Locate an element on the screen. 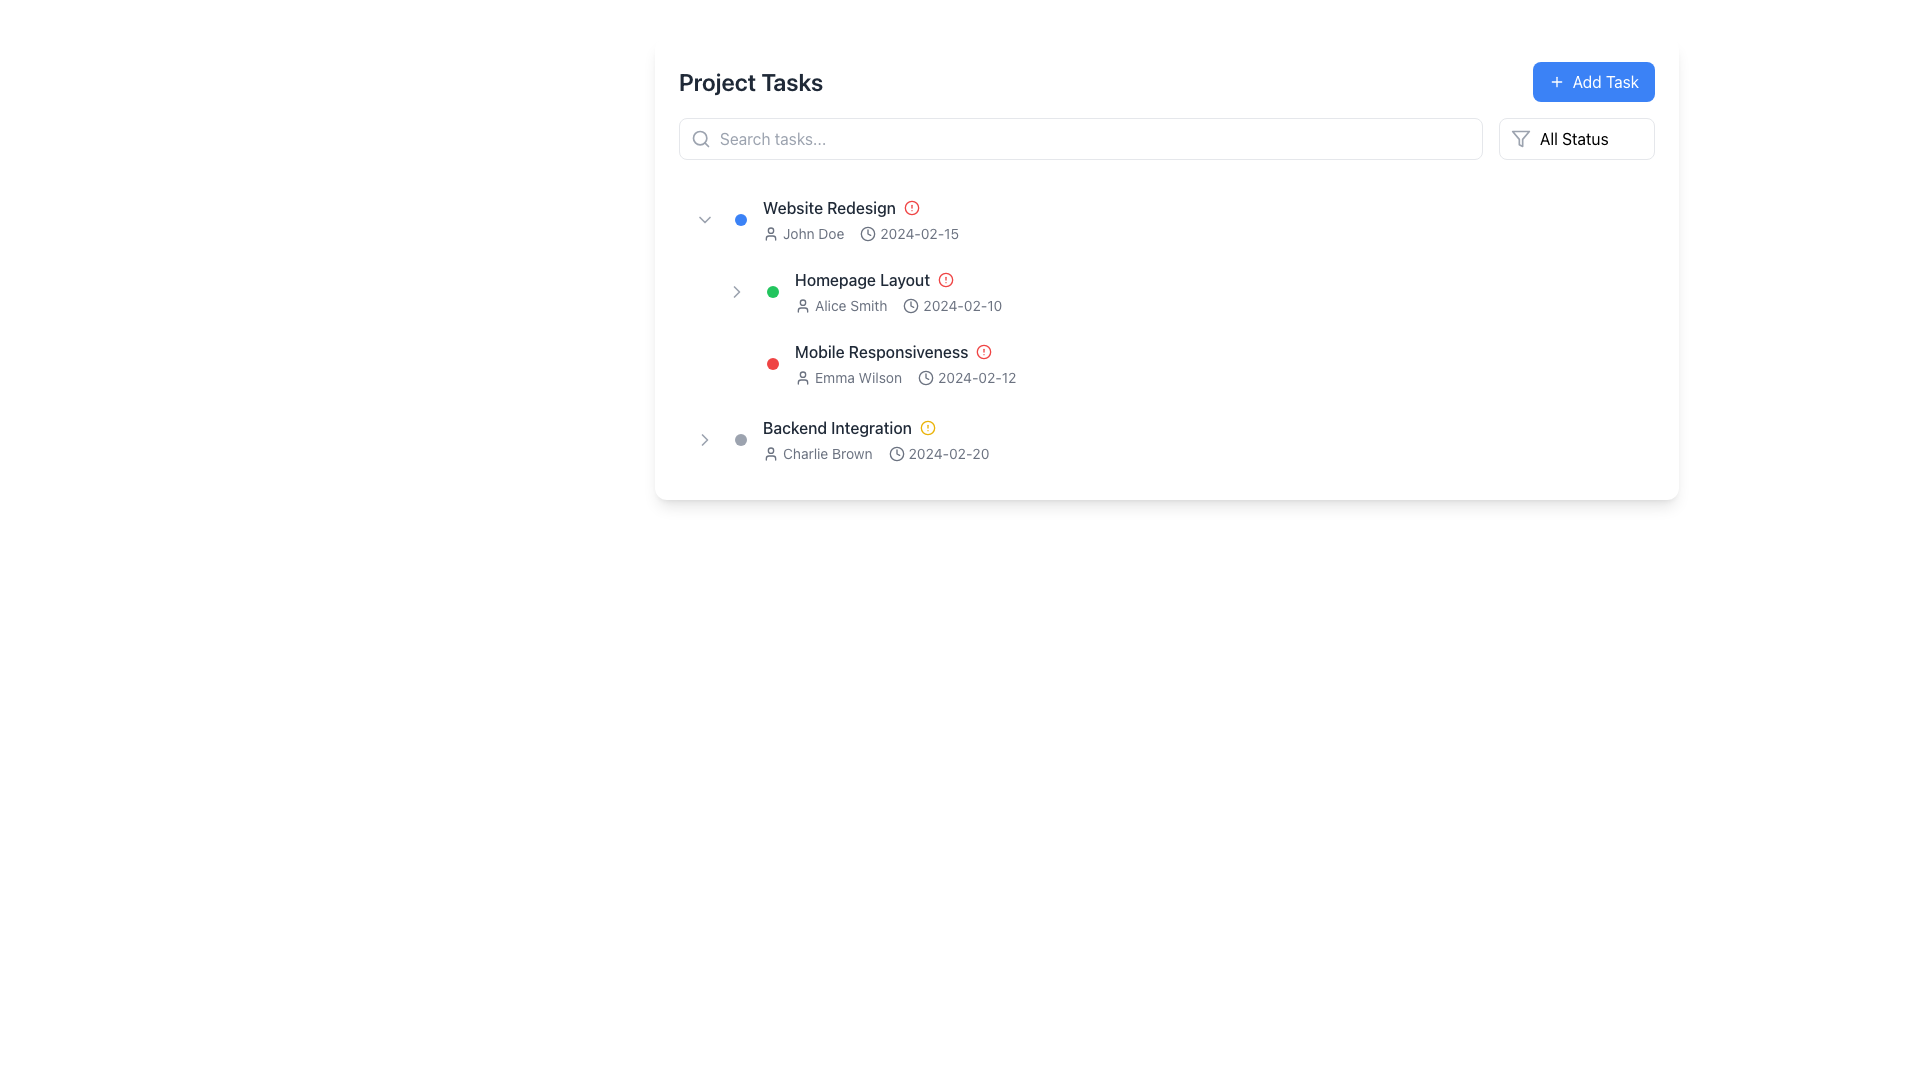 The height and width of the screenshot is (1080, 1920). the text label displaying 'Alice Smith', which is positioned to the right of the user icon in the 'Homepage Layout' task row is located at coordinates (851, 305).